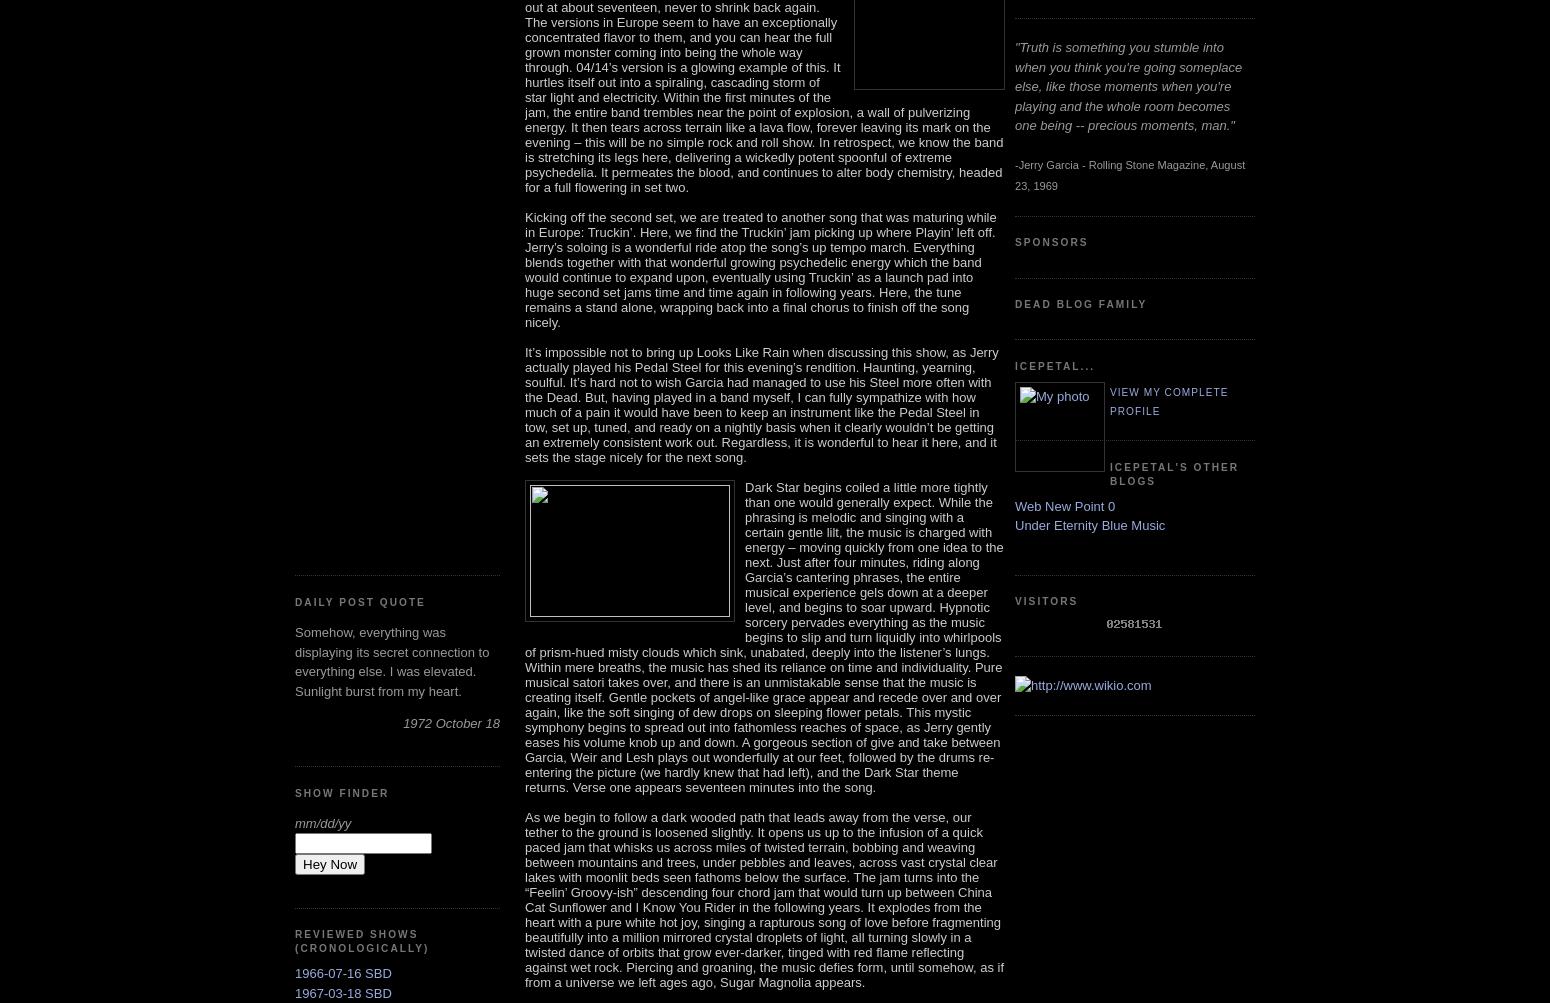 The image size is (1550, 1003). I want to click on 'As we begin to follow a dark wooded path that leads away from the verse, our tether to the ground is loosened slightly. It opens us up to the infusion of a quick paced jam that whisks us across miles of twisted terrain, bobbing and weaving between mountains and trees, under pebbles and leaves, across vast crystal clear lakes with moonlit beds seen fathoms below the surface. The jam turns into the “Feelin’ Groovy-ish” descending four chord jam that would turn up between China Cat Sunflower and I Know You Rider in the following years. It explodes from the heart with a pure white hot joy, singing a rapturous song of love before fragmenting beautifully into a million mirrored crystal droplets of light, all turning slowly in a twisted dance of orbits that grow ever-darker, tinged with red flame reflecting against wet rock. Piercing and groaning, the music defies form, until somehow, as if from a universe we left ages ago, Sugar Magnolia appears.', so click(764, 898).